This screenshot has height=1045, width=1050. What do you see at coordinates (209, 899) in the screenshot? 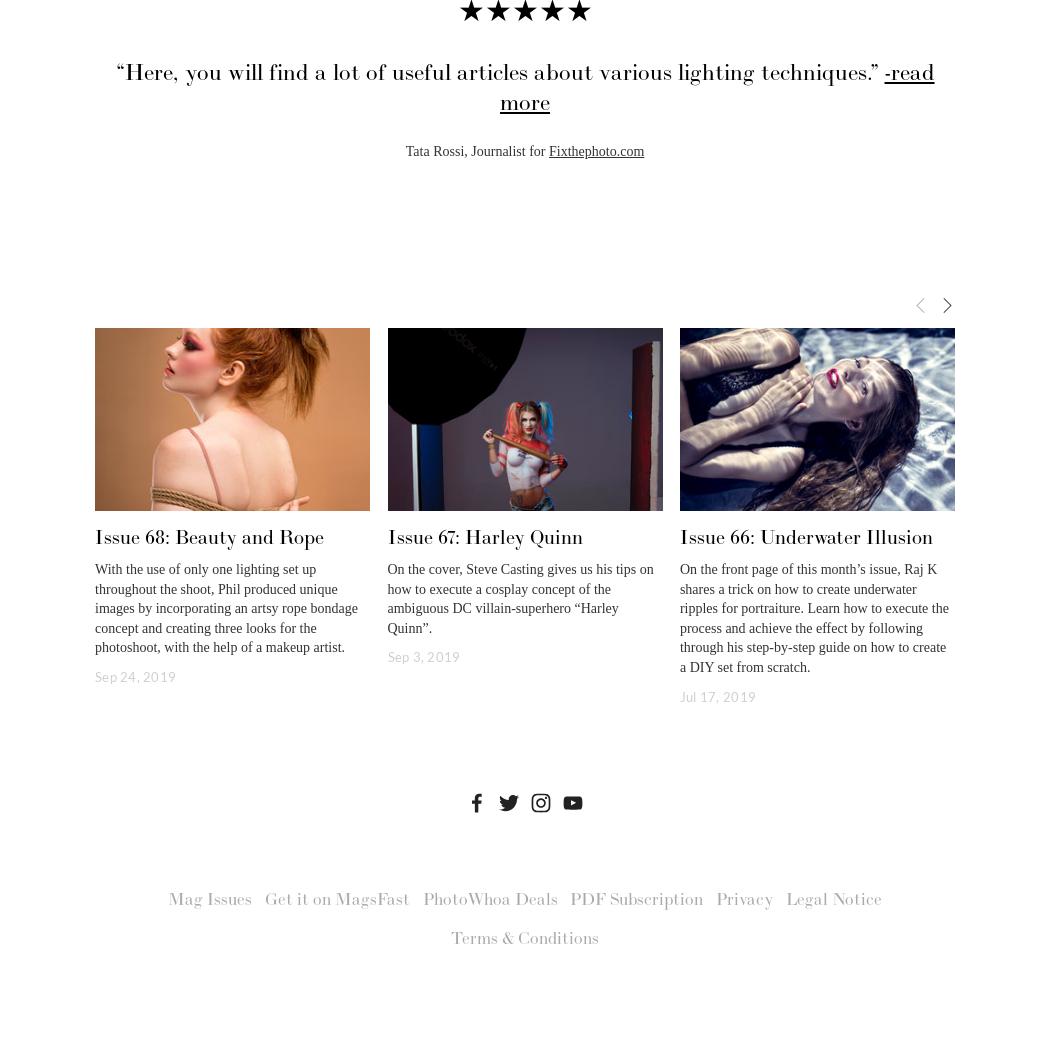
I see `'Mag Issues'` at bounding box center [209, 899].